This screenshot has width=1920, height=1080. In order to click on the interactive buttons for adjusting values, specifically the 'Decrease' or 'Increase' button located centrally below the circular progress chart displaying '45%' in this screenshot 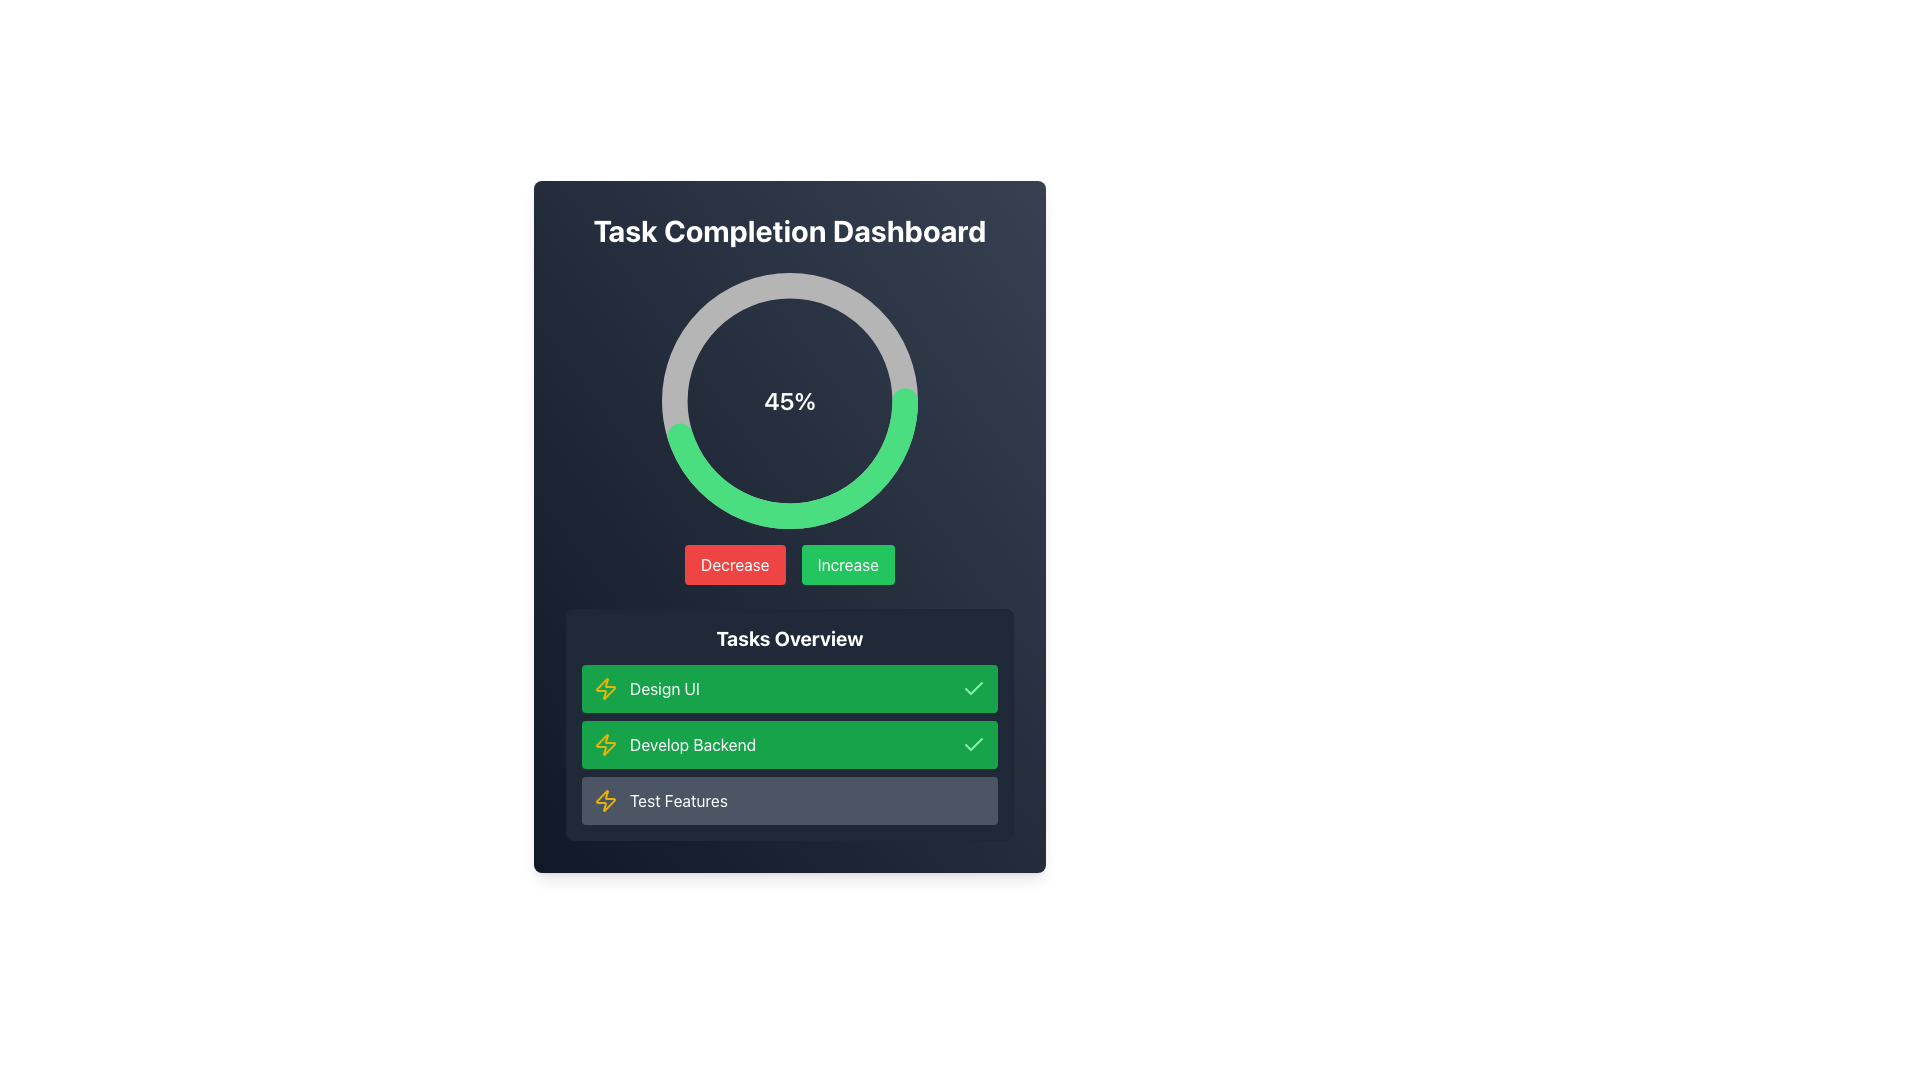, I will do `click(789, 564)`.